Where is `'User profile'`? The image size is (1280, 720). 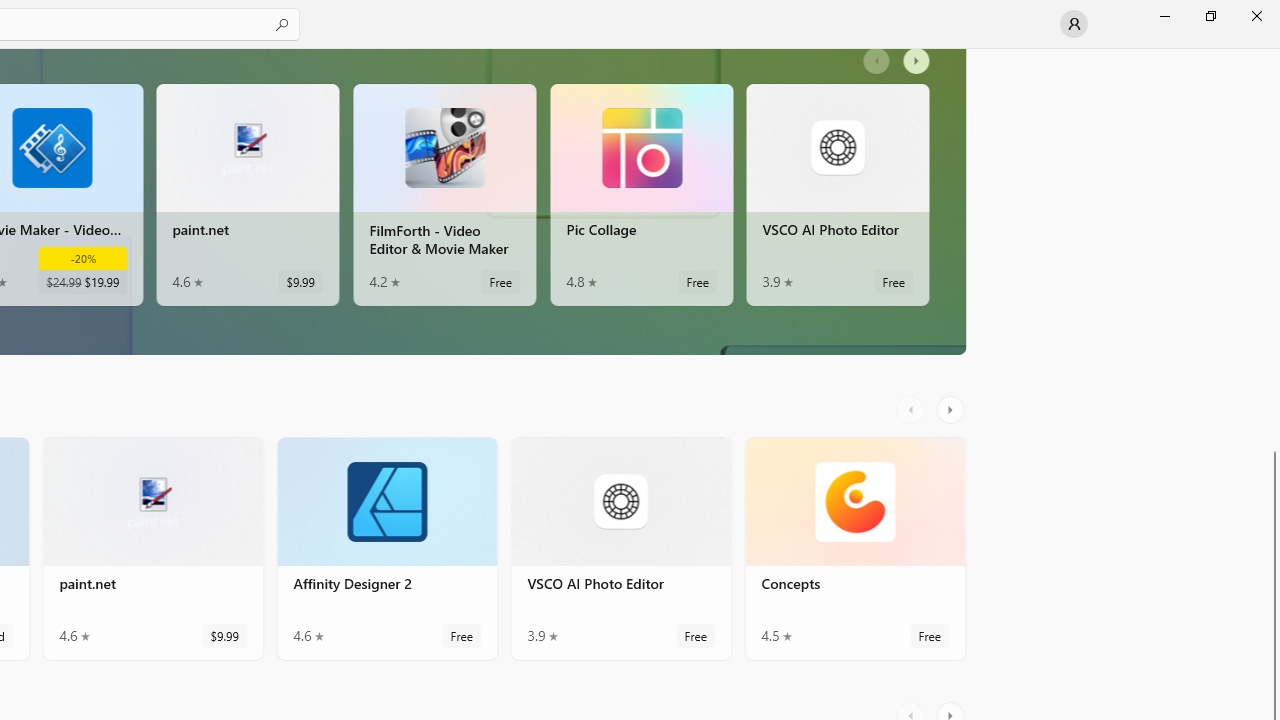 'User profile' is located at coordinates (1072, 24).